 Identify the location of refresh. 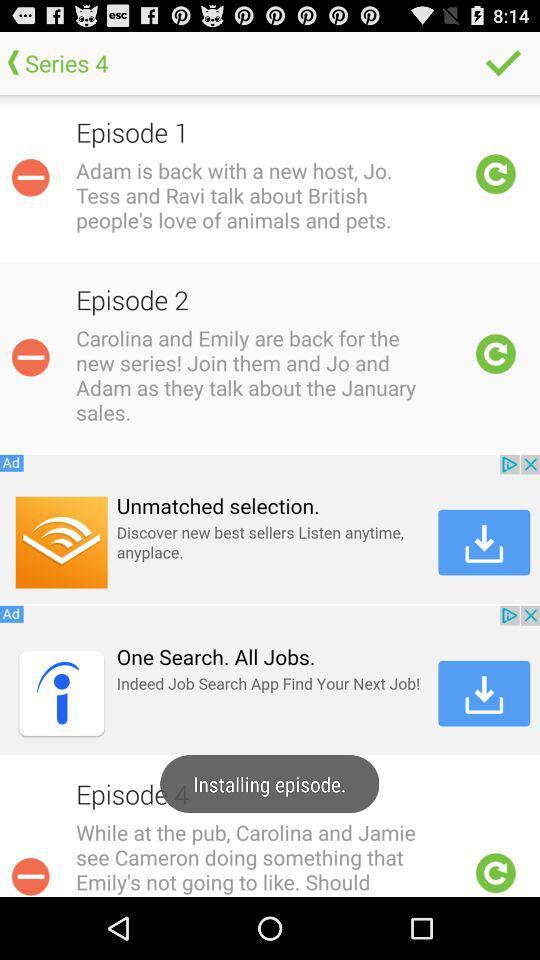
(495, 872).